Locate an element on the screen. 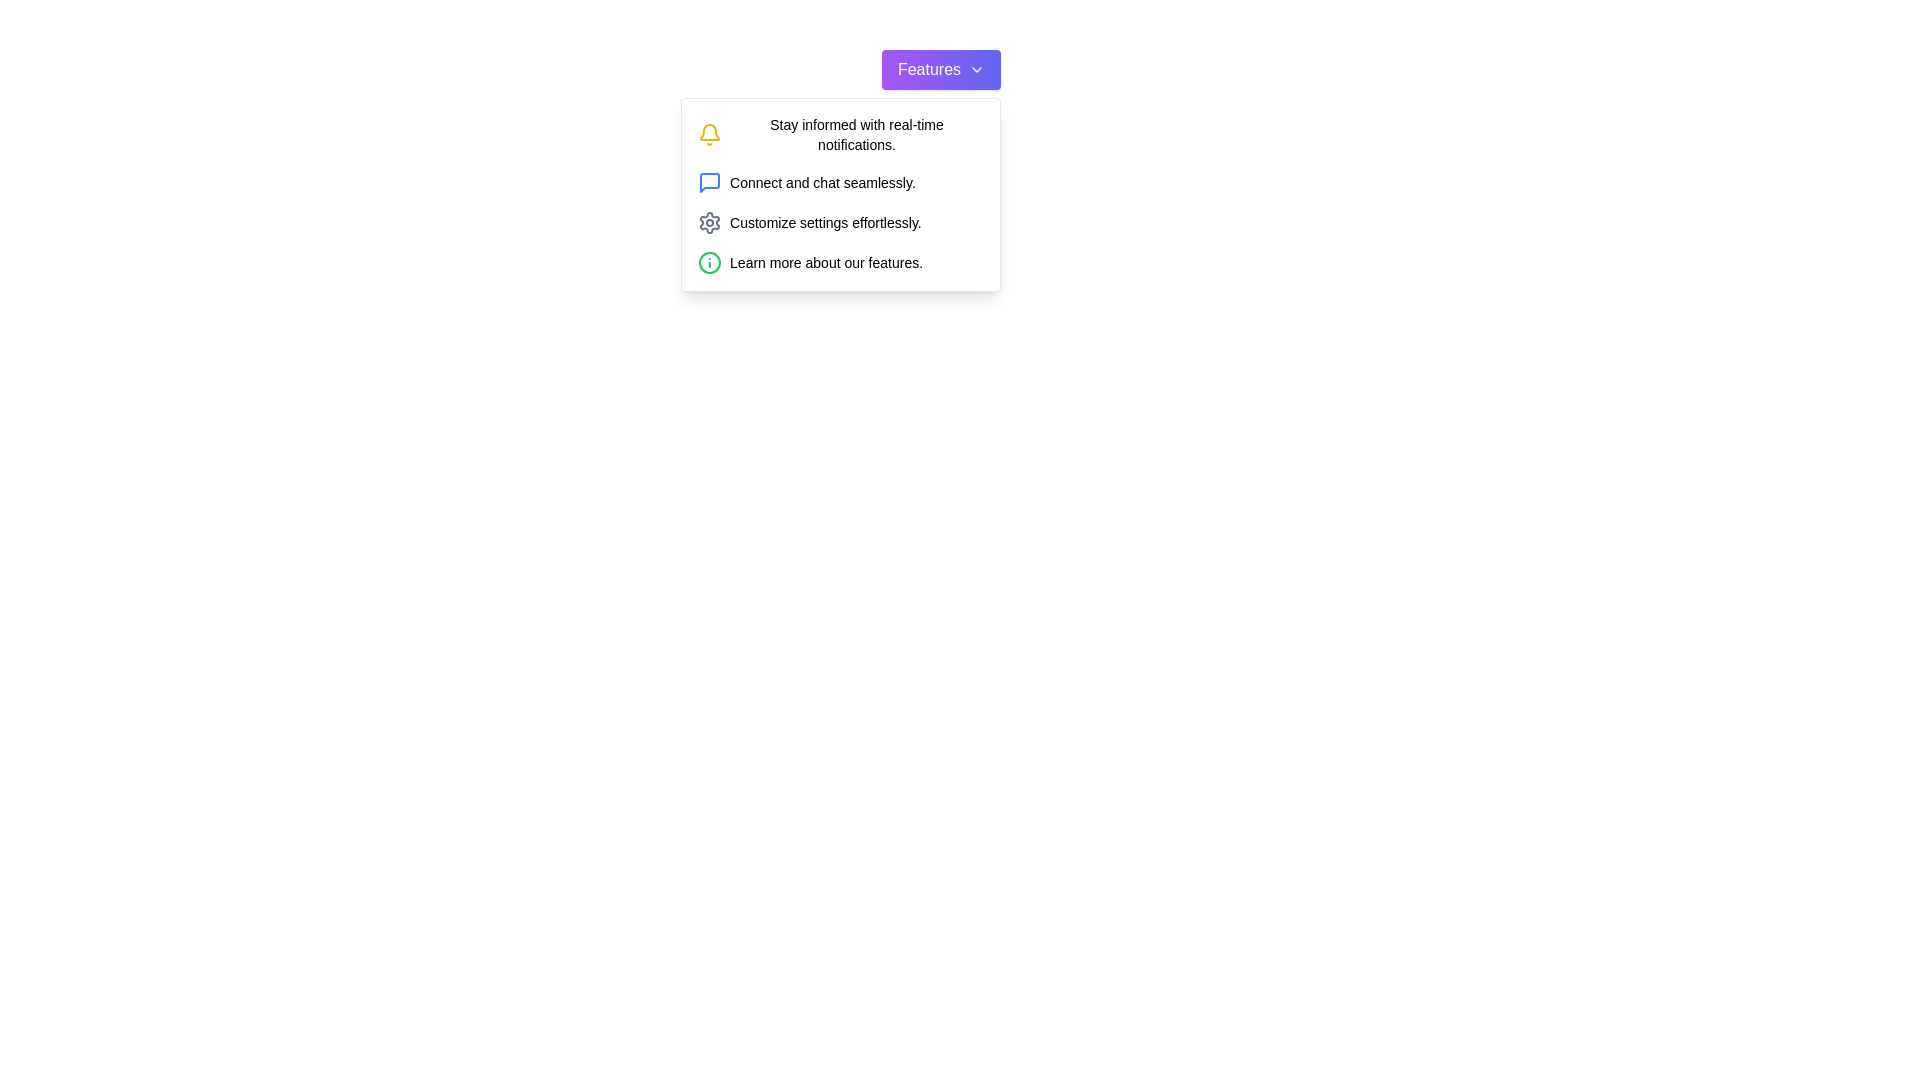 The image size is (1920, 1080). the appearance of the blue chat bubble icon, which is the second icon from the top in a dropdown list, located to the left of the text 'Connect and chat seamlessly.' is located at coordinates (710, 182).